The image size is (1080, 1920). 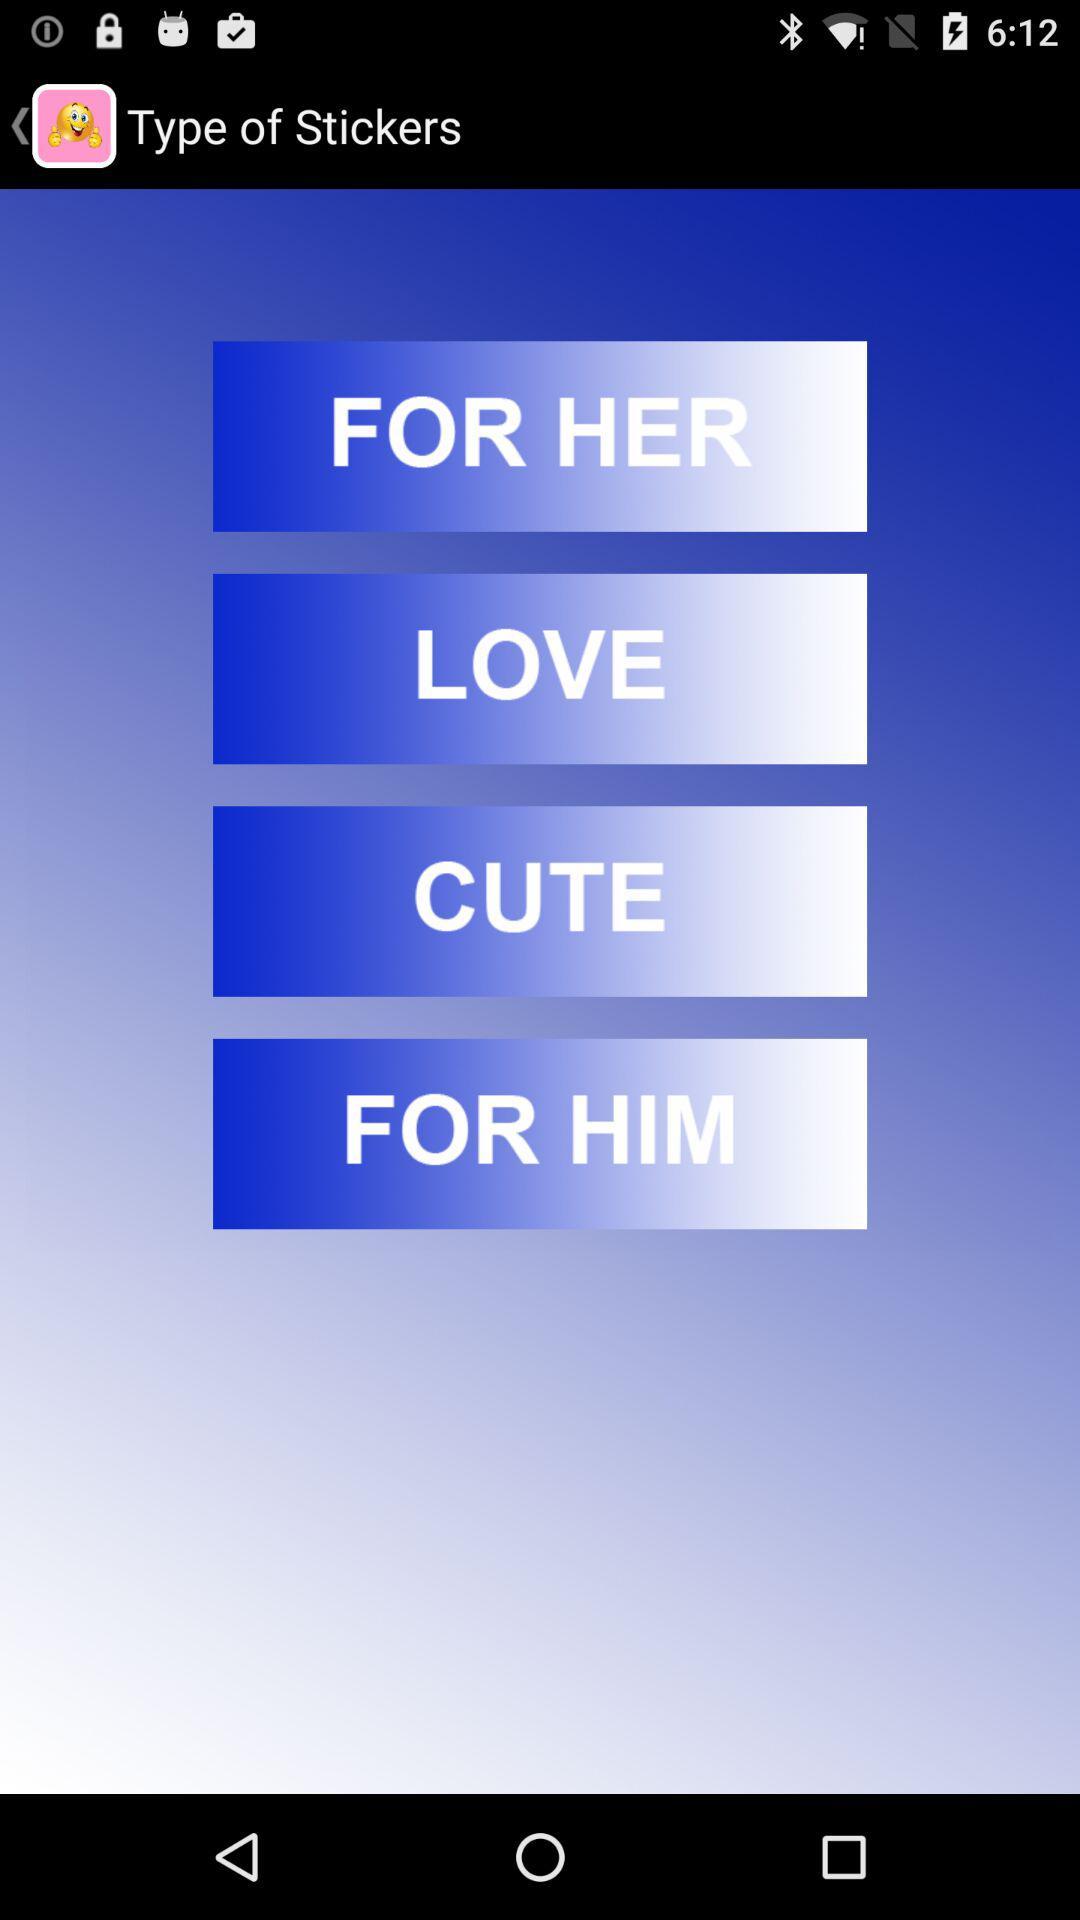 What do you see at coordinates (540, 1133) in the screenshot?
I see `click for 'him sticker` at bounding box center [540, 1133].